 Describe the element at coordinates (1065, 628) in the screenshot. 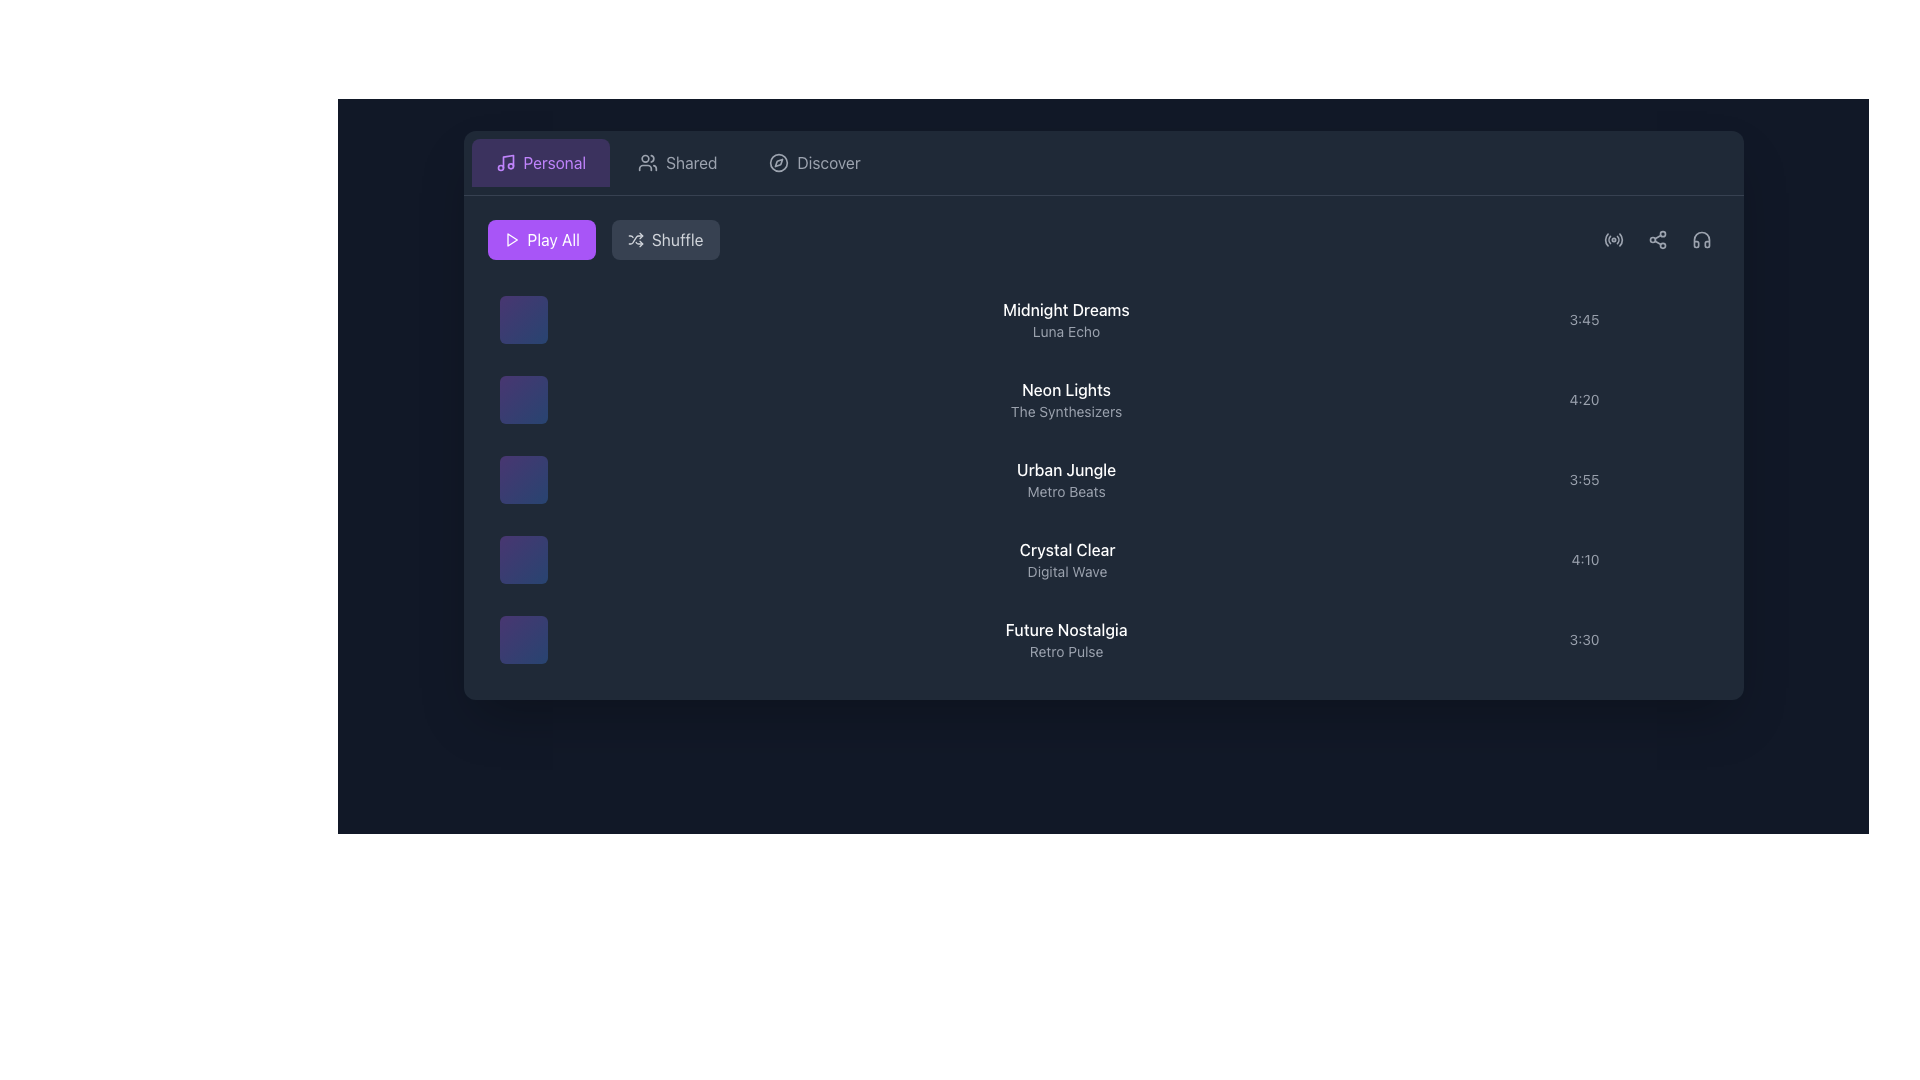

I see `the title label for the song or album entry named 'Future Nostalgia' located at the bottom section of the main content area` at that location.